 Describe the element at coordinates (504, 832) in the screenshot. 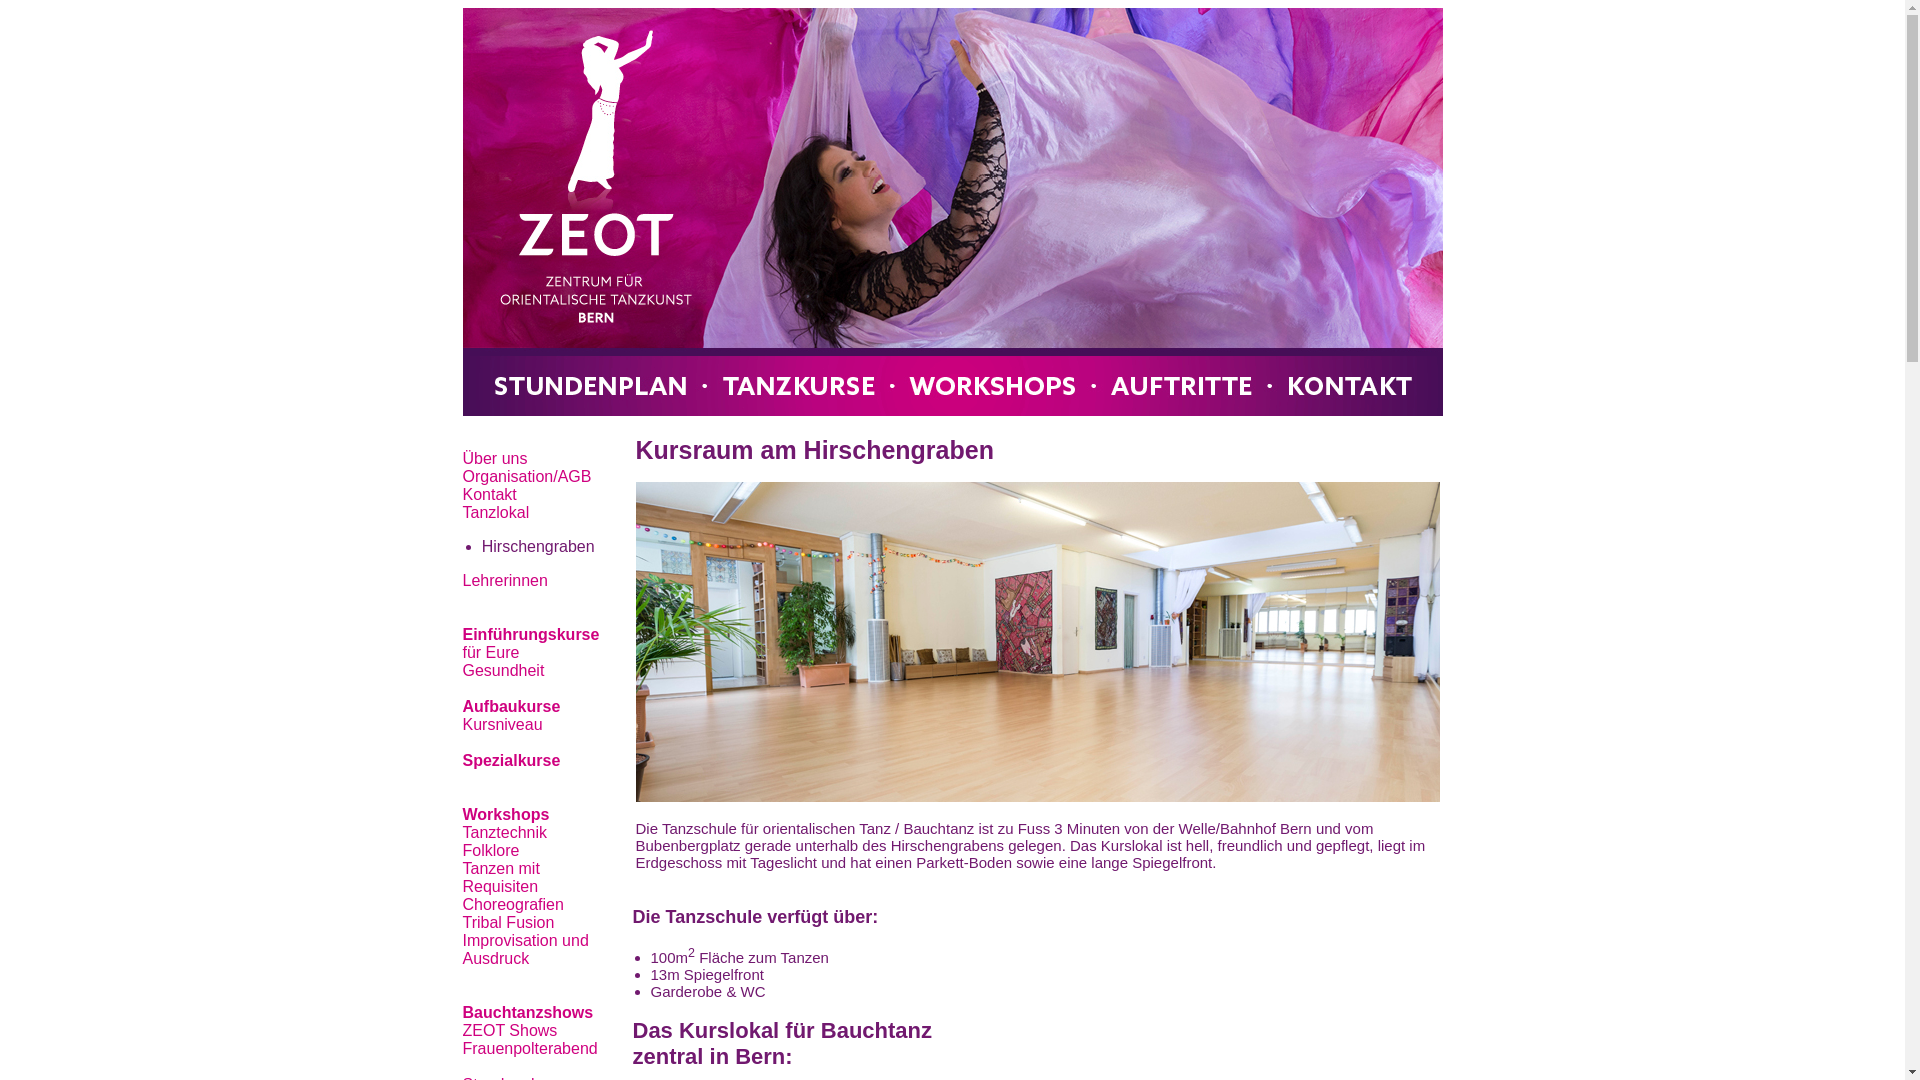

I see `'Tanztechnik'` at that location.